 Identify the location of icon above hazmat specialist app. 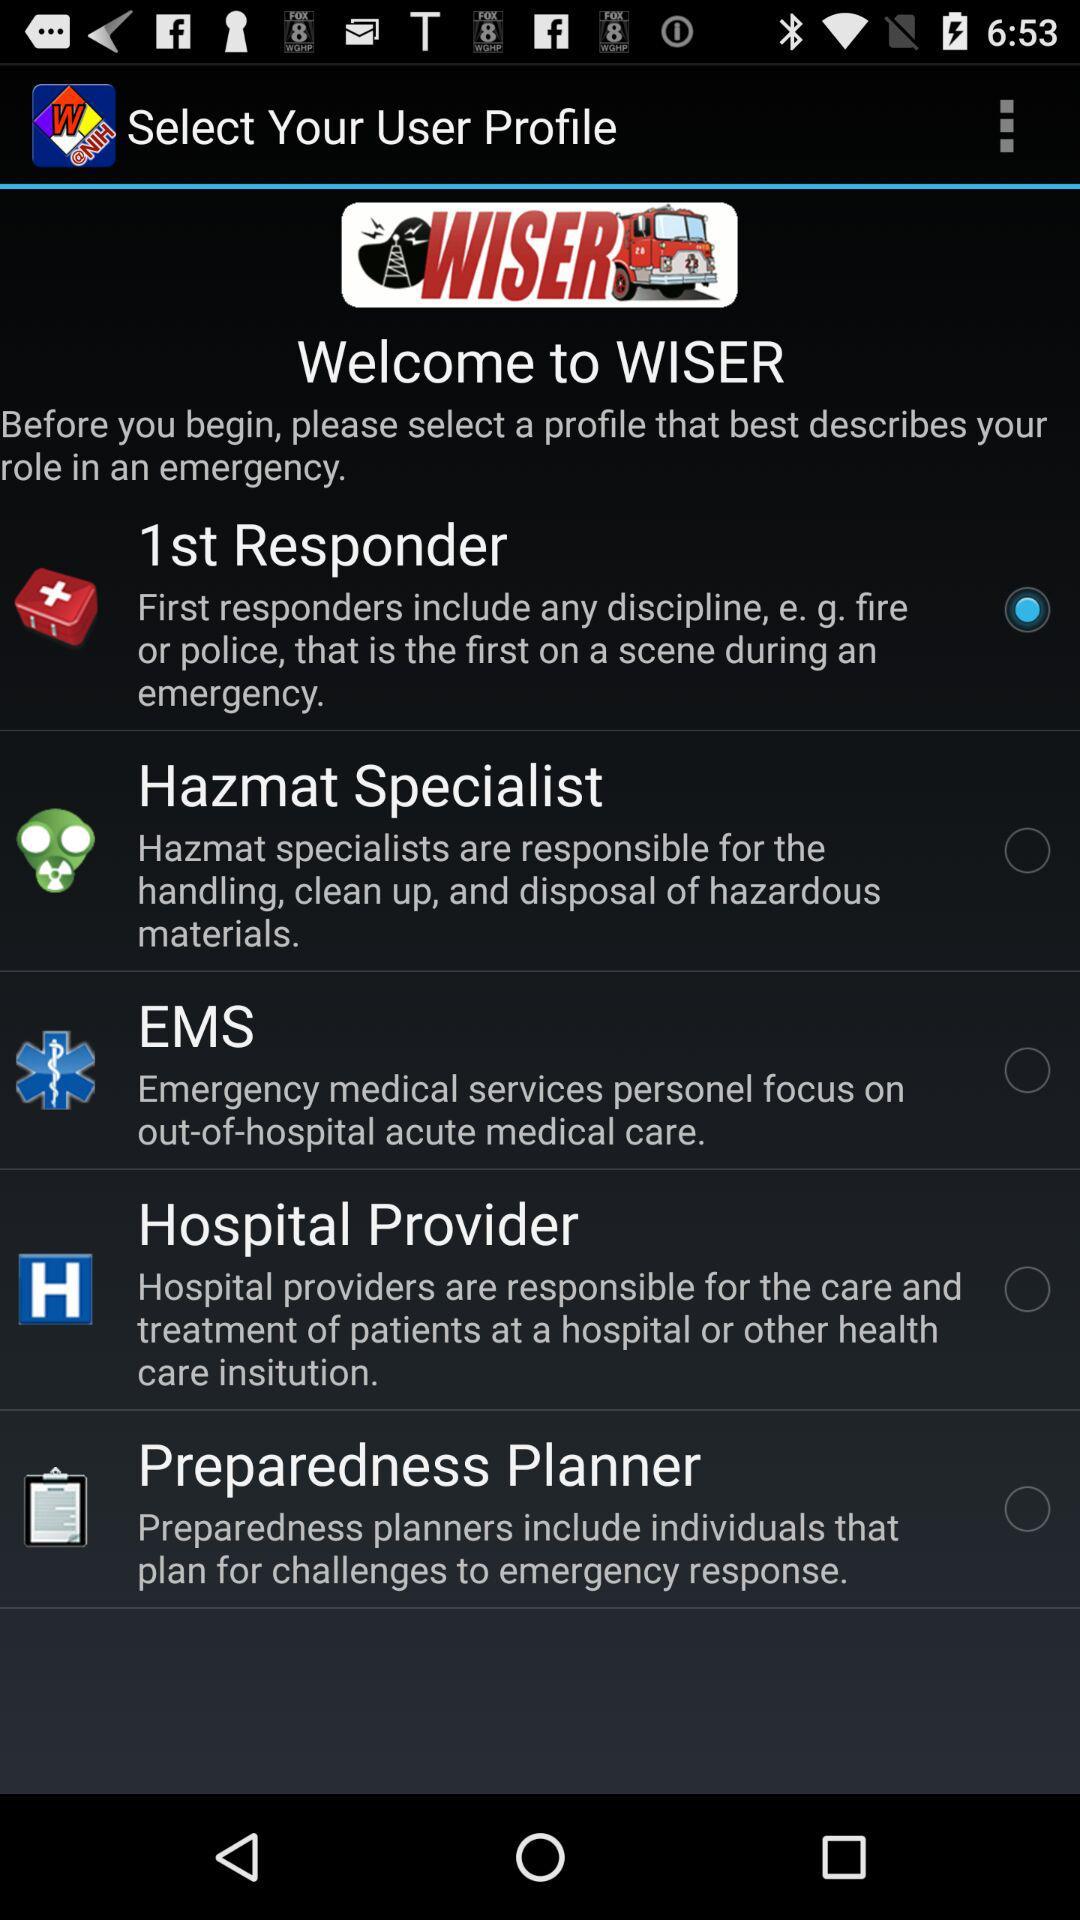
(554, 648).